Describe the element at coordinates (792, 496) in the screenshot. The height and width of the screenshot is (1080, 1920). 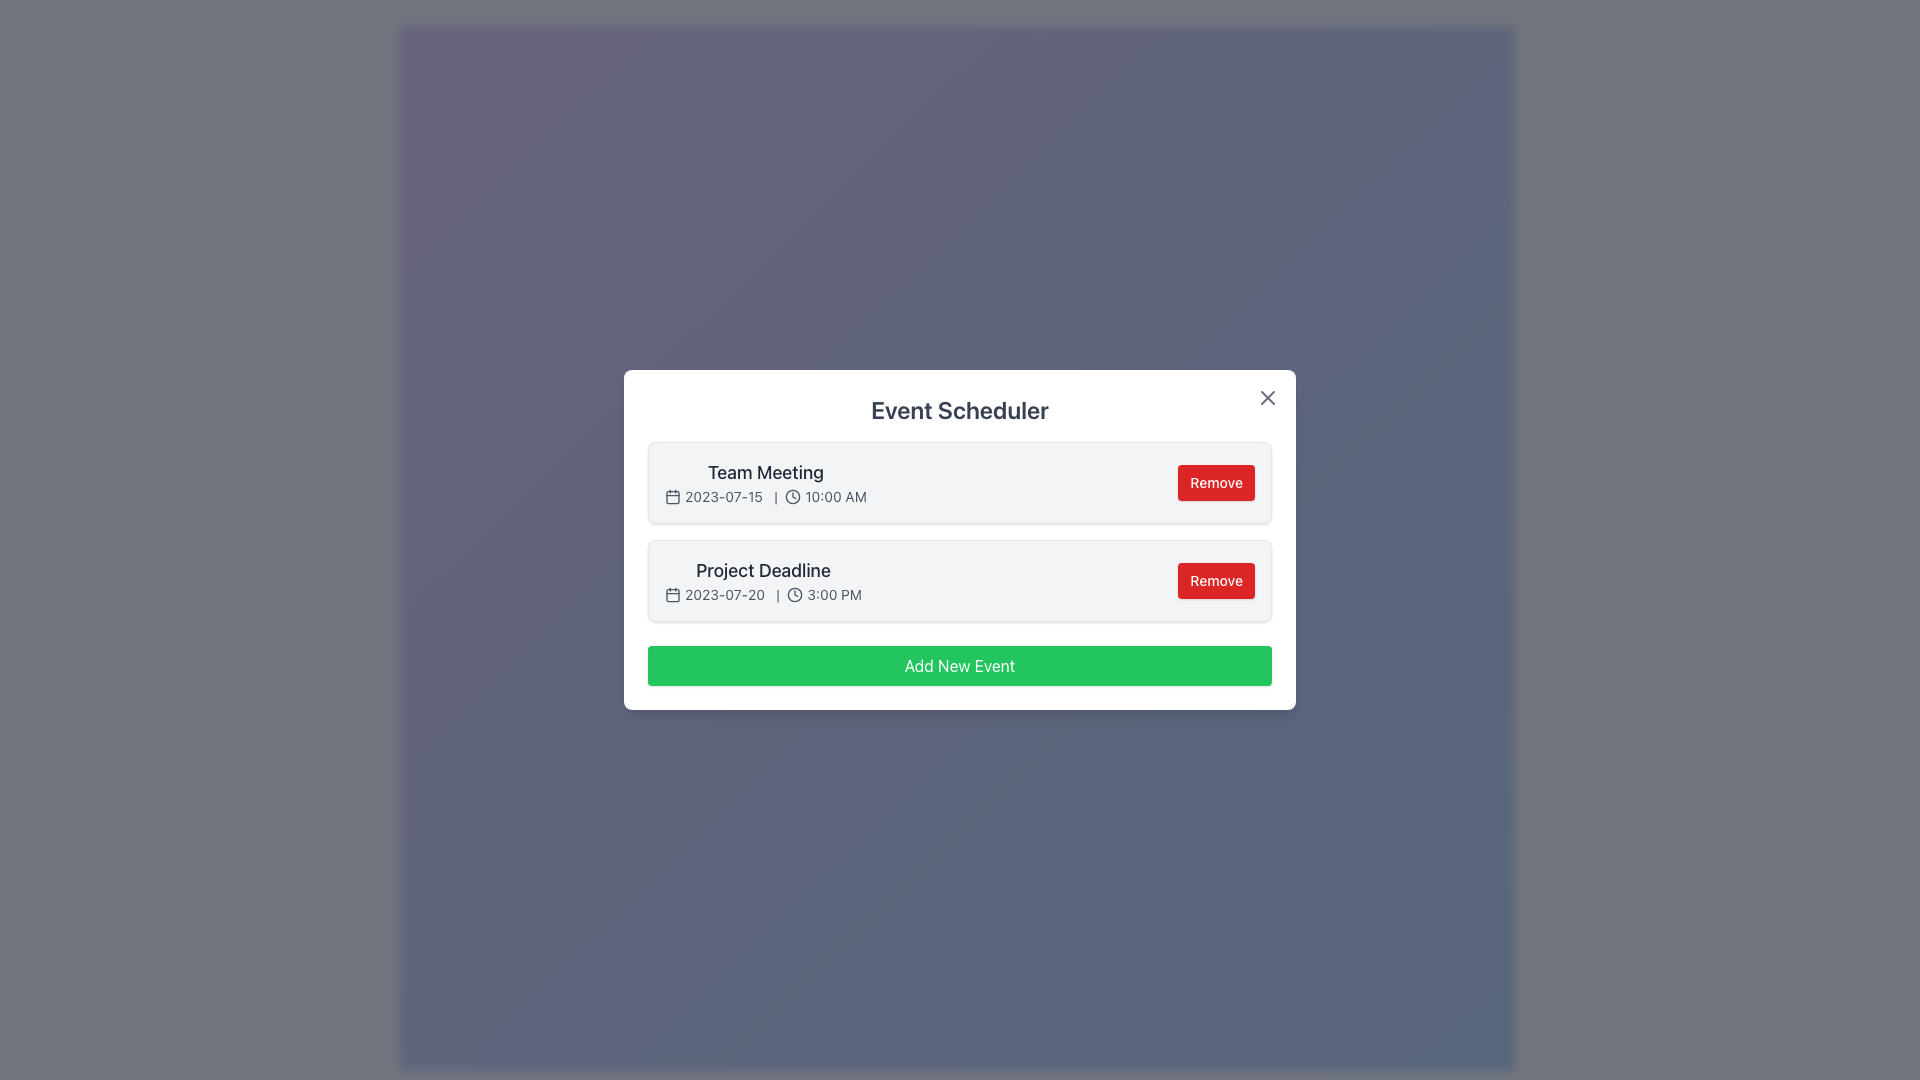
I see `the compact clock icon with a circular outline and clock hands, which is located inline before the time element in the timestamp '2023-07-15 | 10:00 AM'` at that location.